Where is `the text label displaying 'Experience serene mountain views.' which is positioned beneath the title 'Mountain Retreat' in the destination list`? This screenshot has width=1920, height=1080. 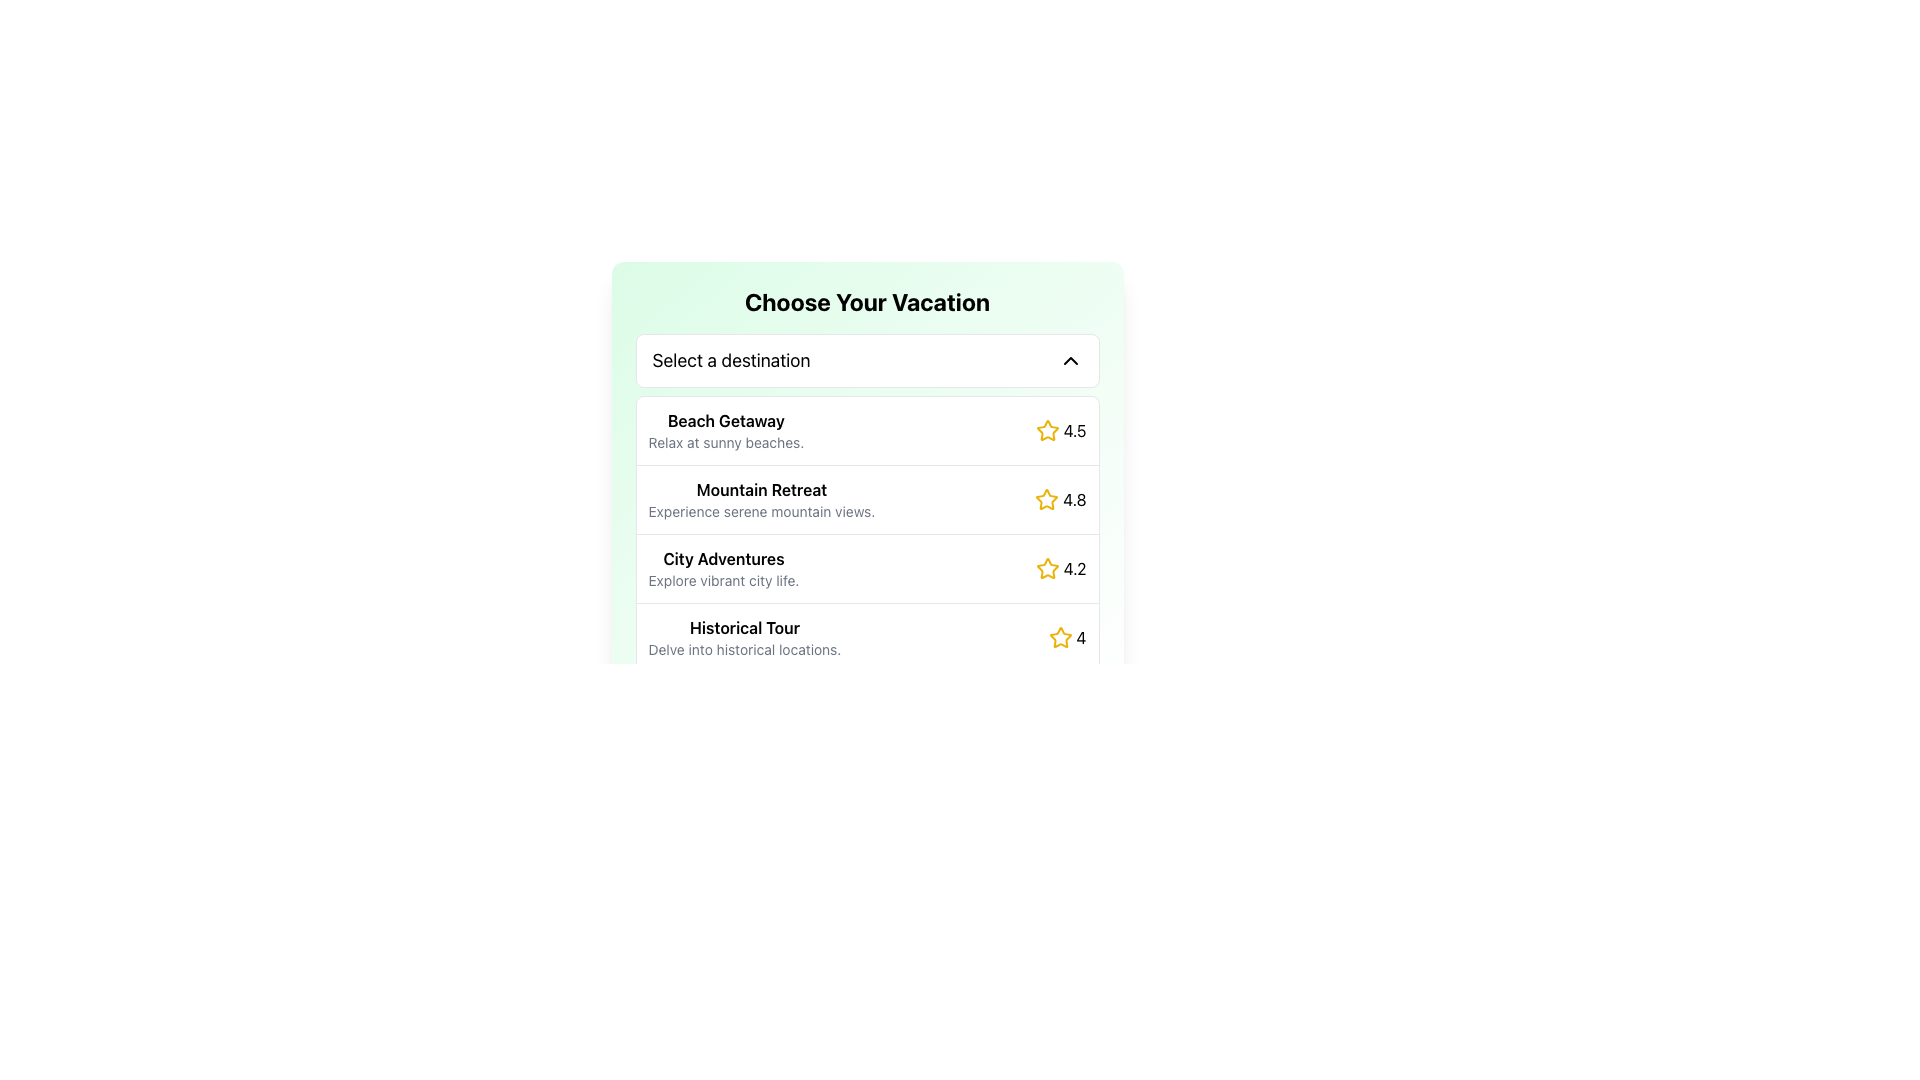 the text label displaying 'Experience serene mountain views.' which is positioned beneath the title 'Mountain Retreat' in the destination list is located at coordinates (760, 511).